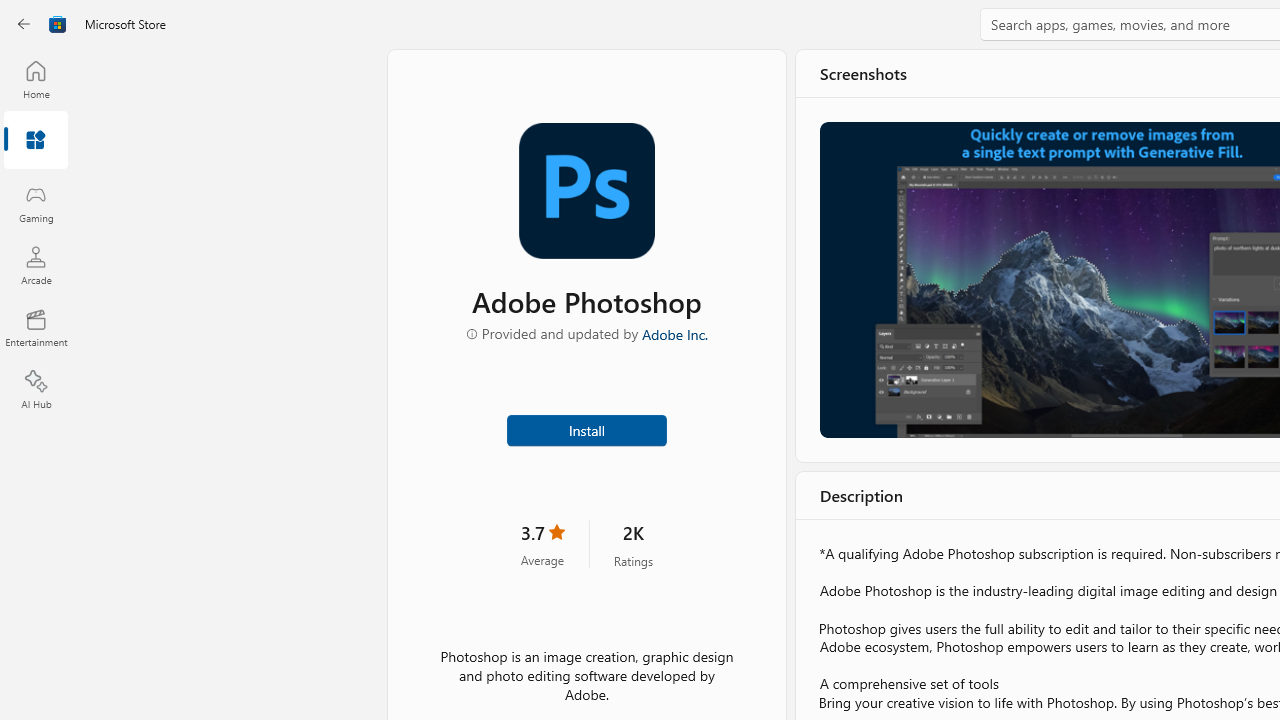  I want to click on 'Adobe Inc.', so click(675, 332).